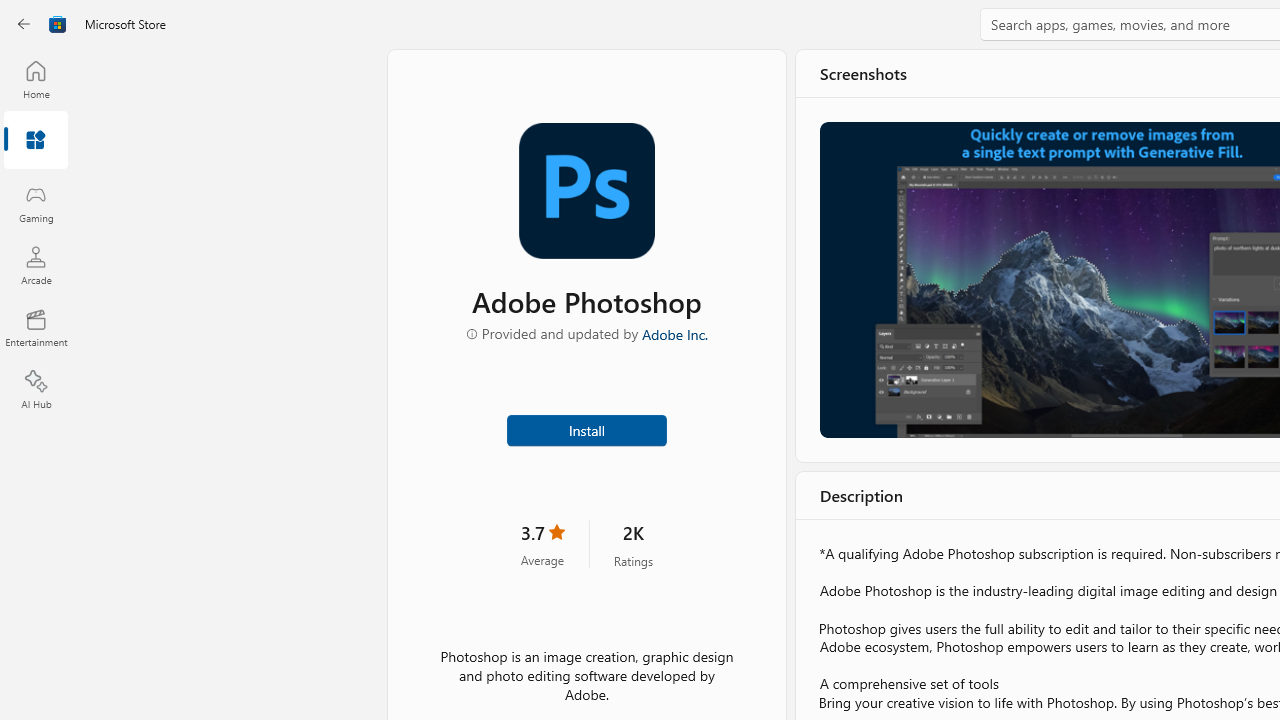  I want to click on 'Adobe Inc.', so click(675, 332).